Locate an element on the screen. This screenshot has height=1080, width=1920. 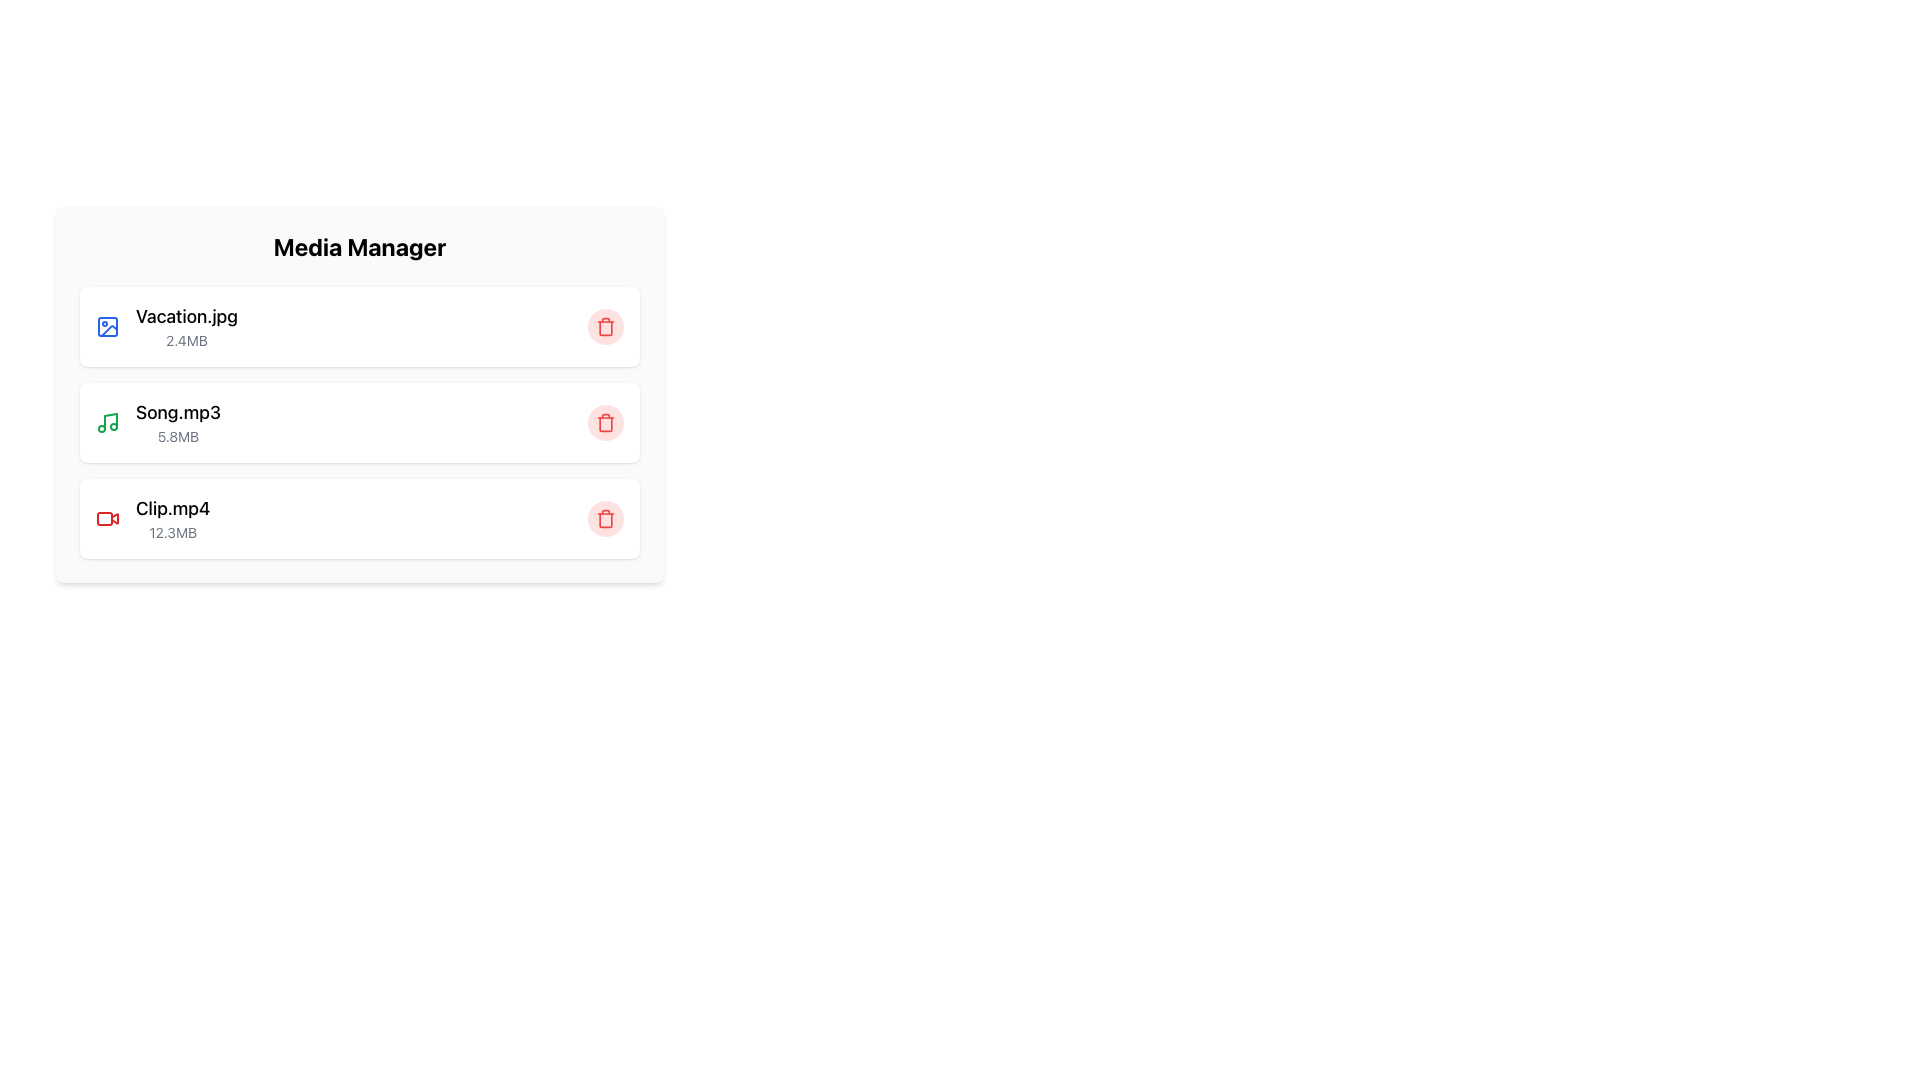
the text display element showing 'Vacation.jpg' is located at coordinates (187, 326).